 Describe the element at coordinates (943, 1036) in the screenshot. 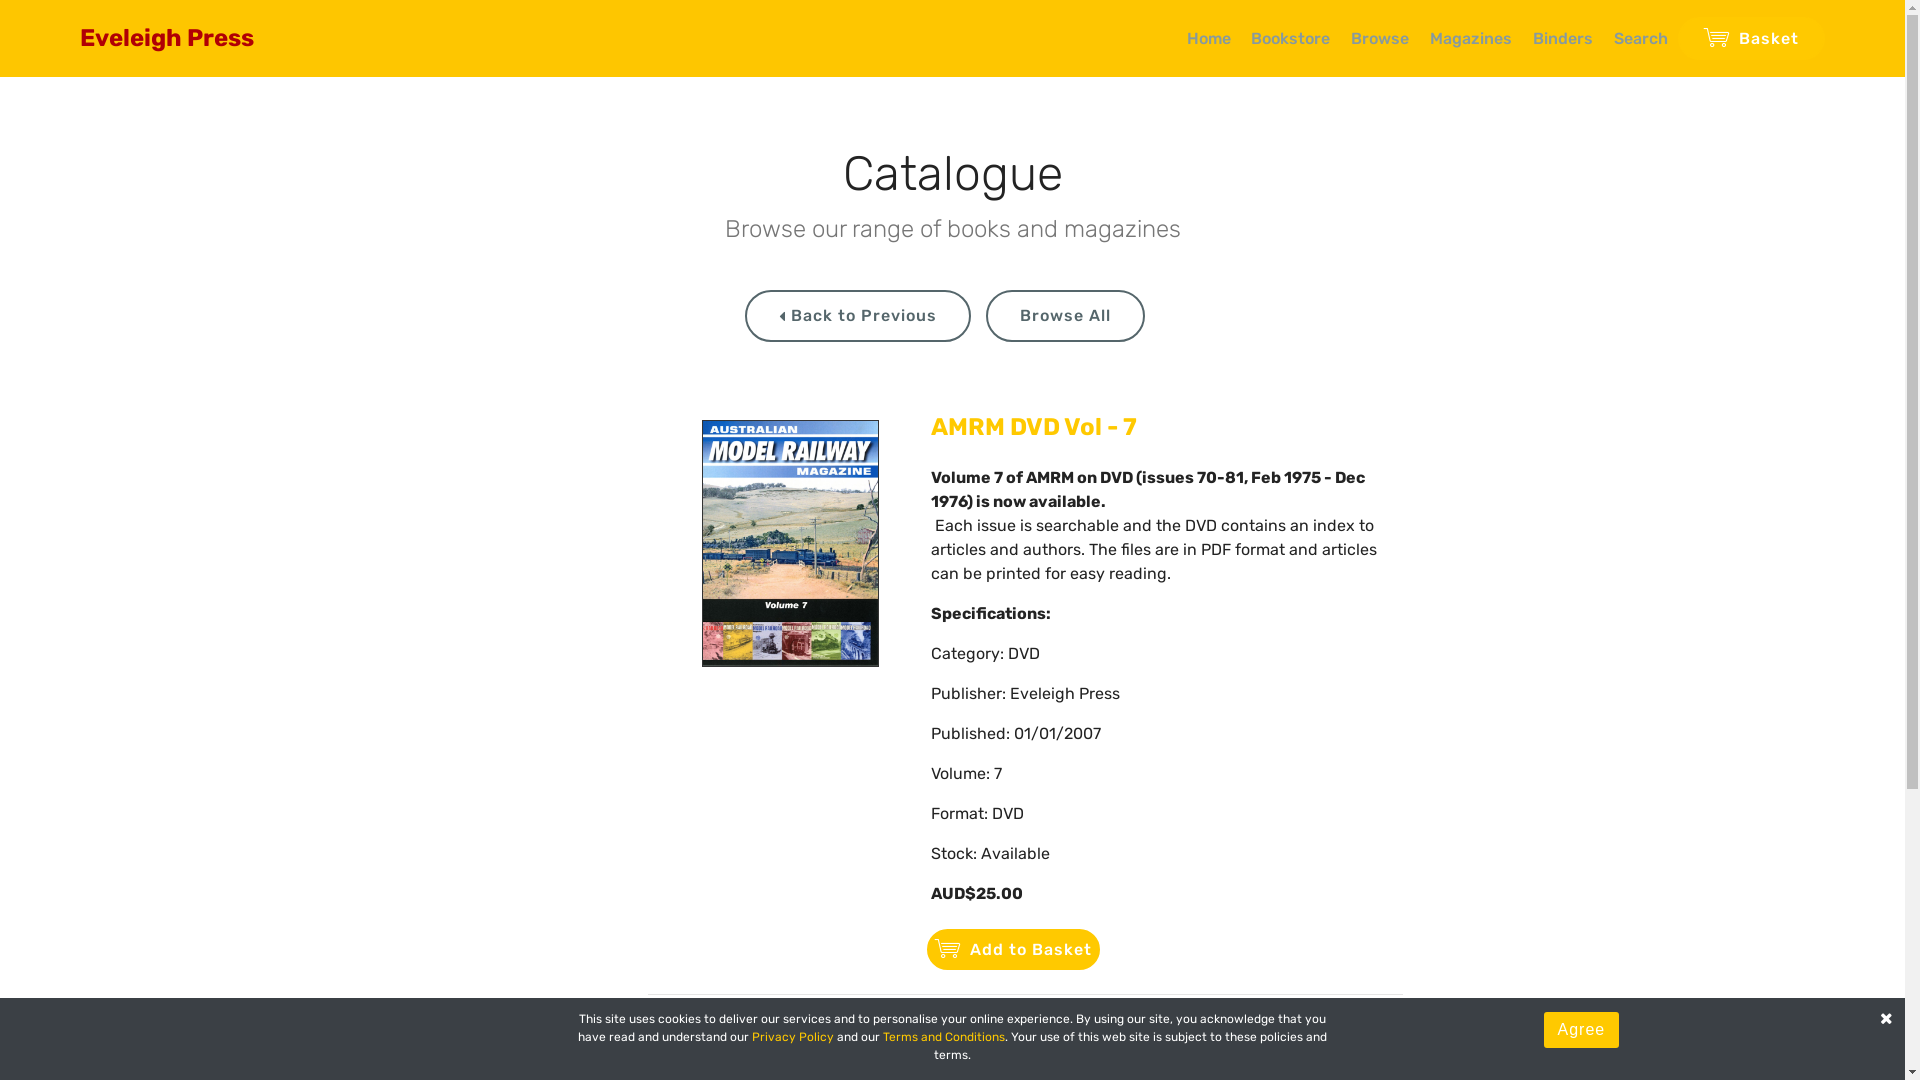

I see `'Terms and Conditions'` at that location.